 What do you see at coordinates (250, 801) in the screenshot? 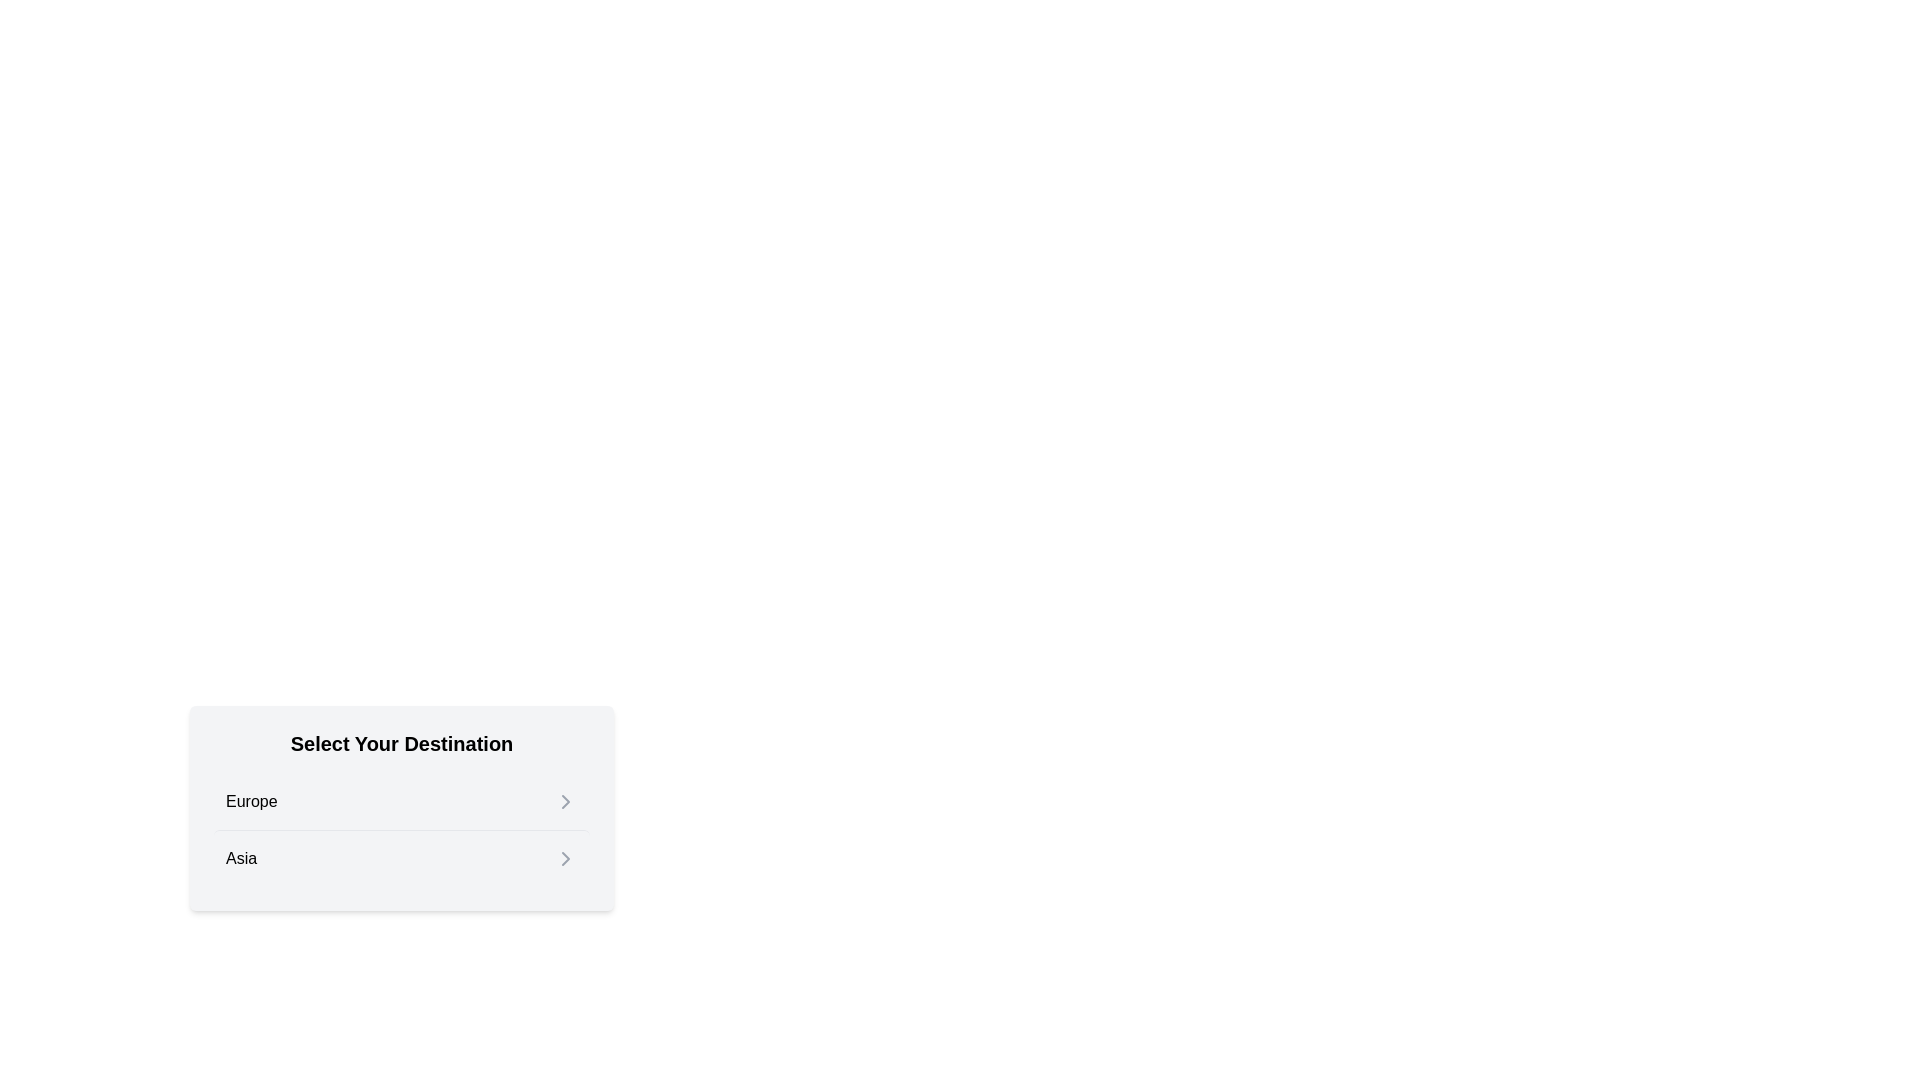
I see `the text label for 'Europe'` at bounding box center [250, 801].